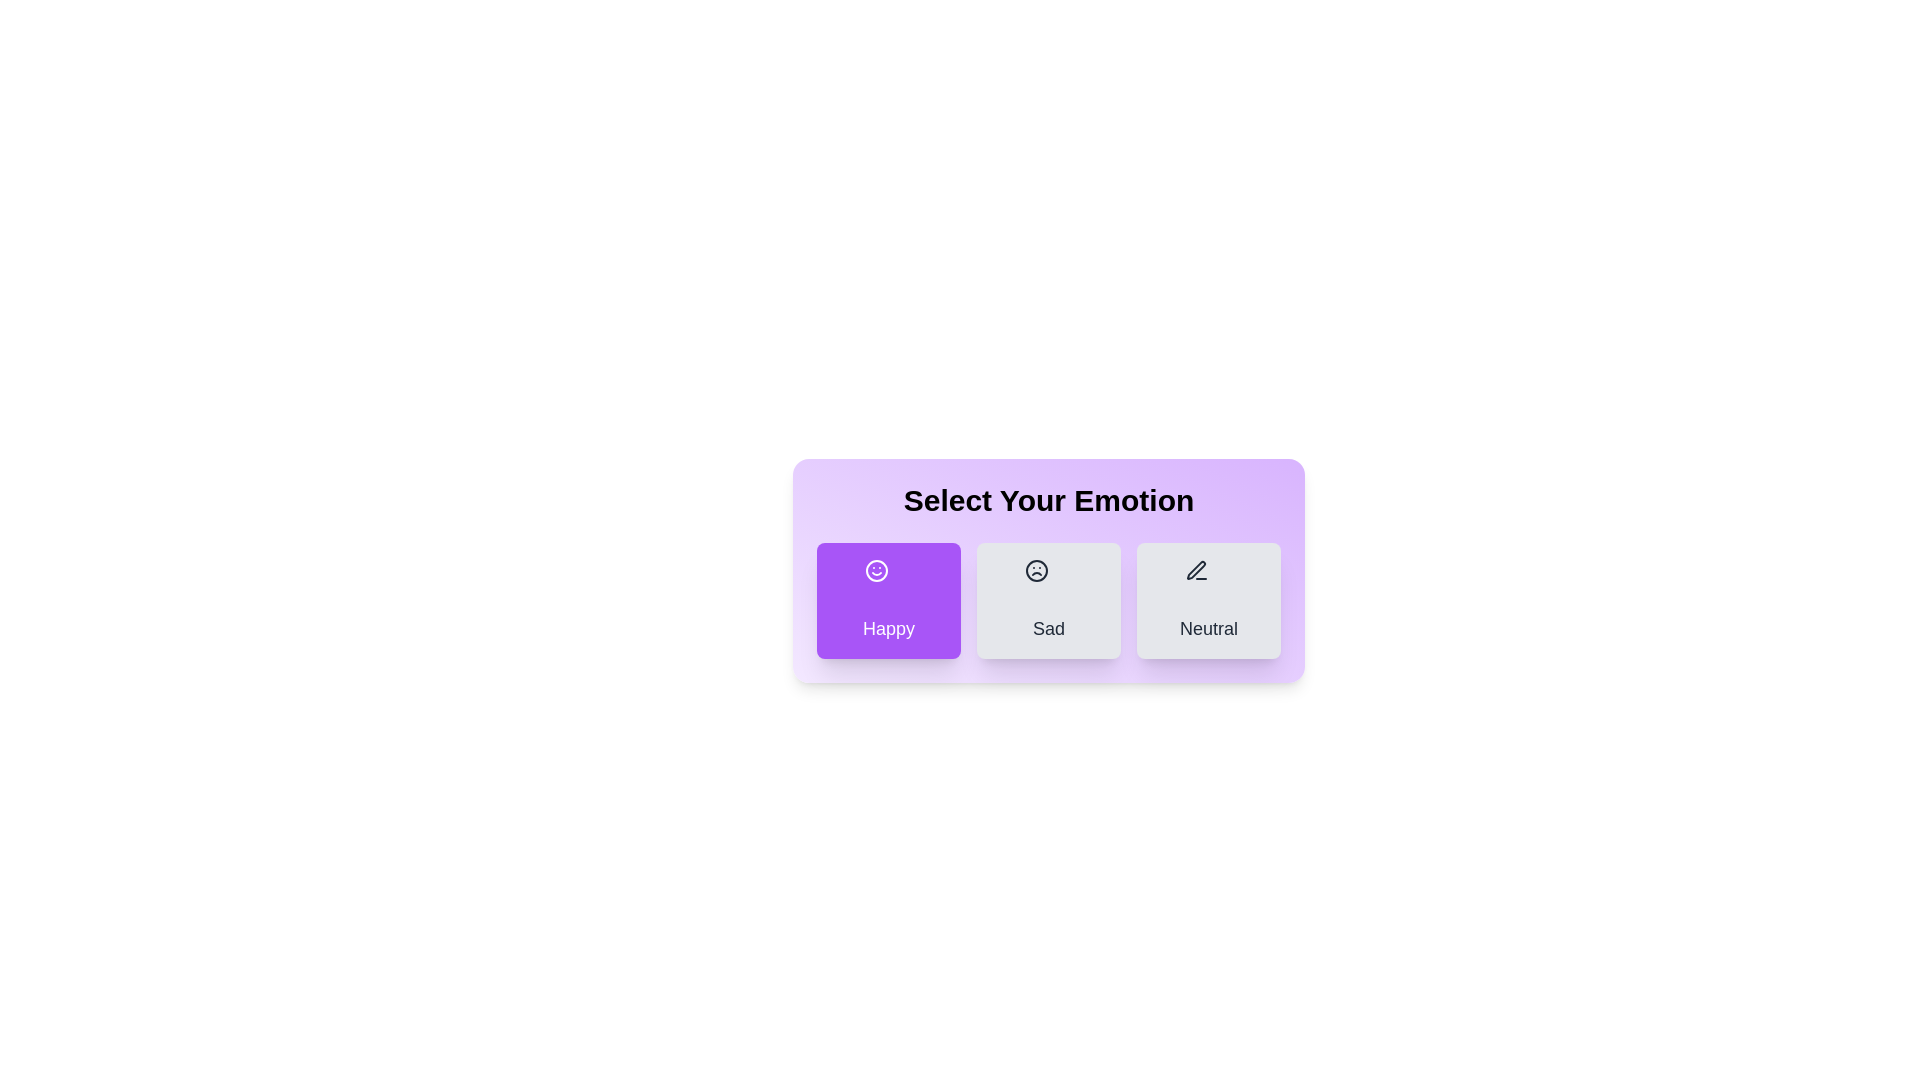  Describe the element at coordinates (887, 600) in the screenshot. I see `the emotion Happy by clicking on the corresponding button` at that location.